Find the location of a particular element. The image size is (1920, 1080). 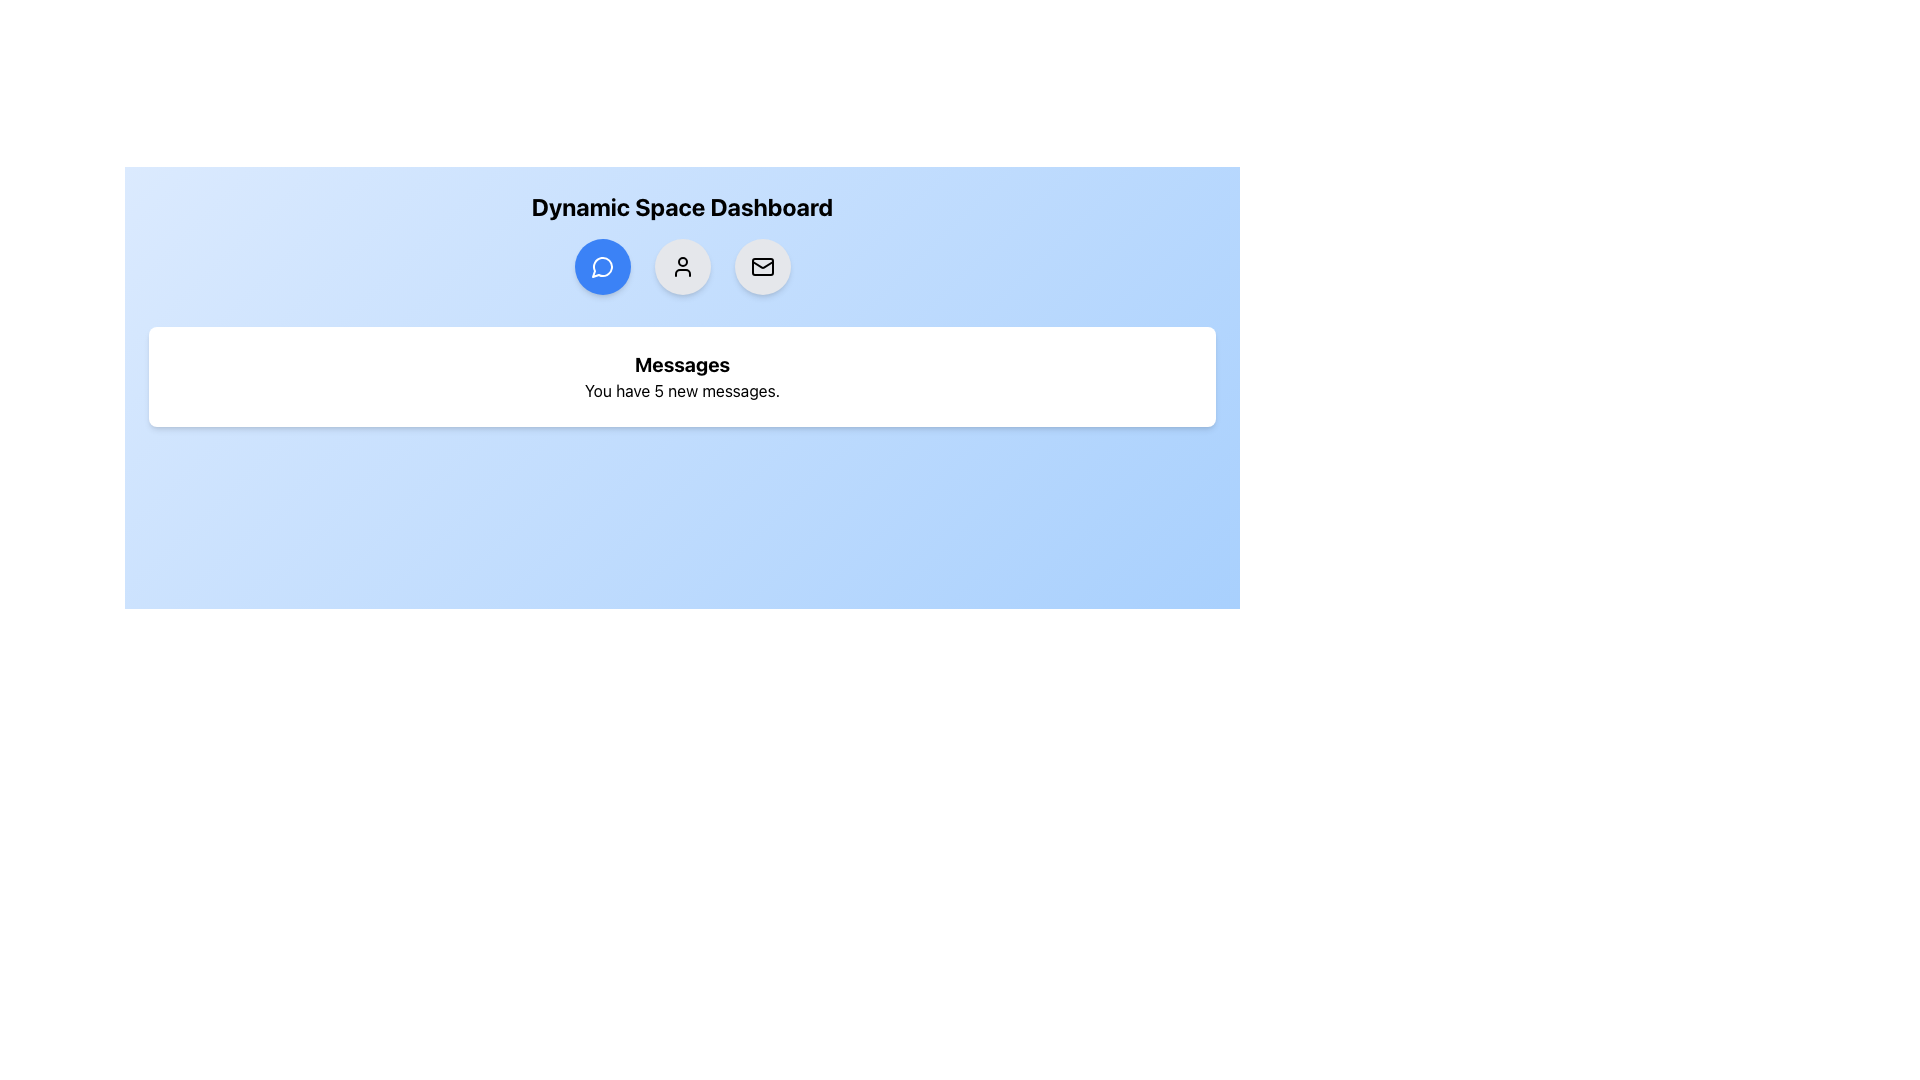

the mail or messaging button located as the fourth button from the left in a horizontal row of circular icons is located at coordinates (761, 265).